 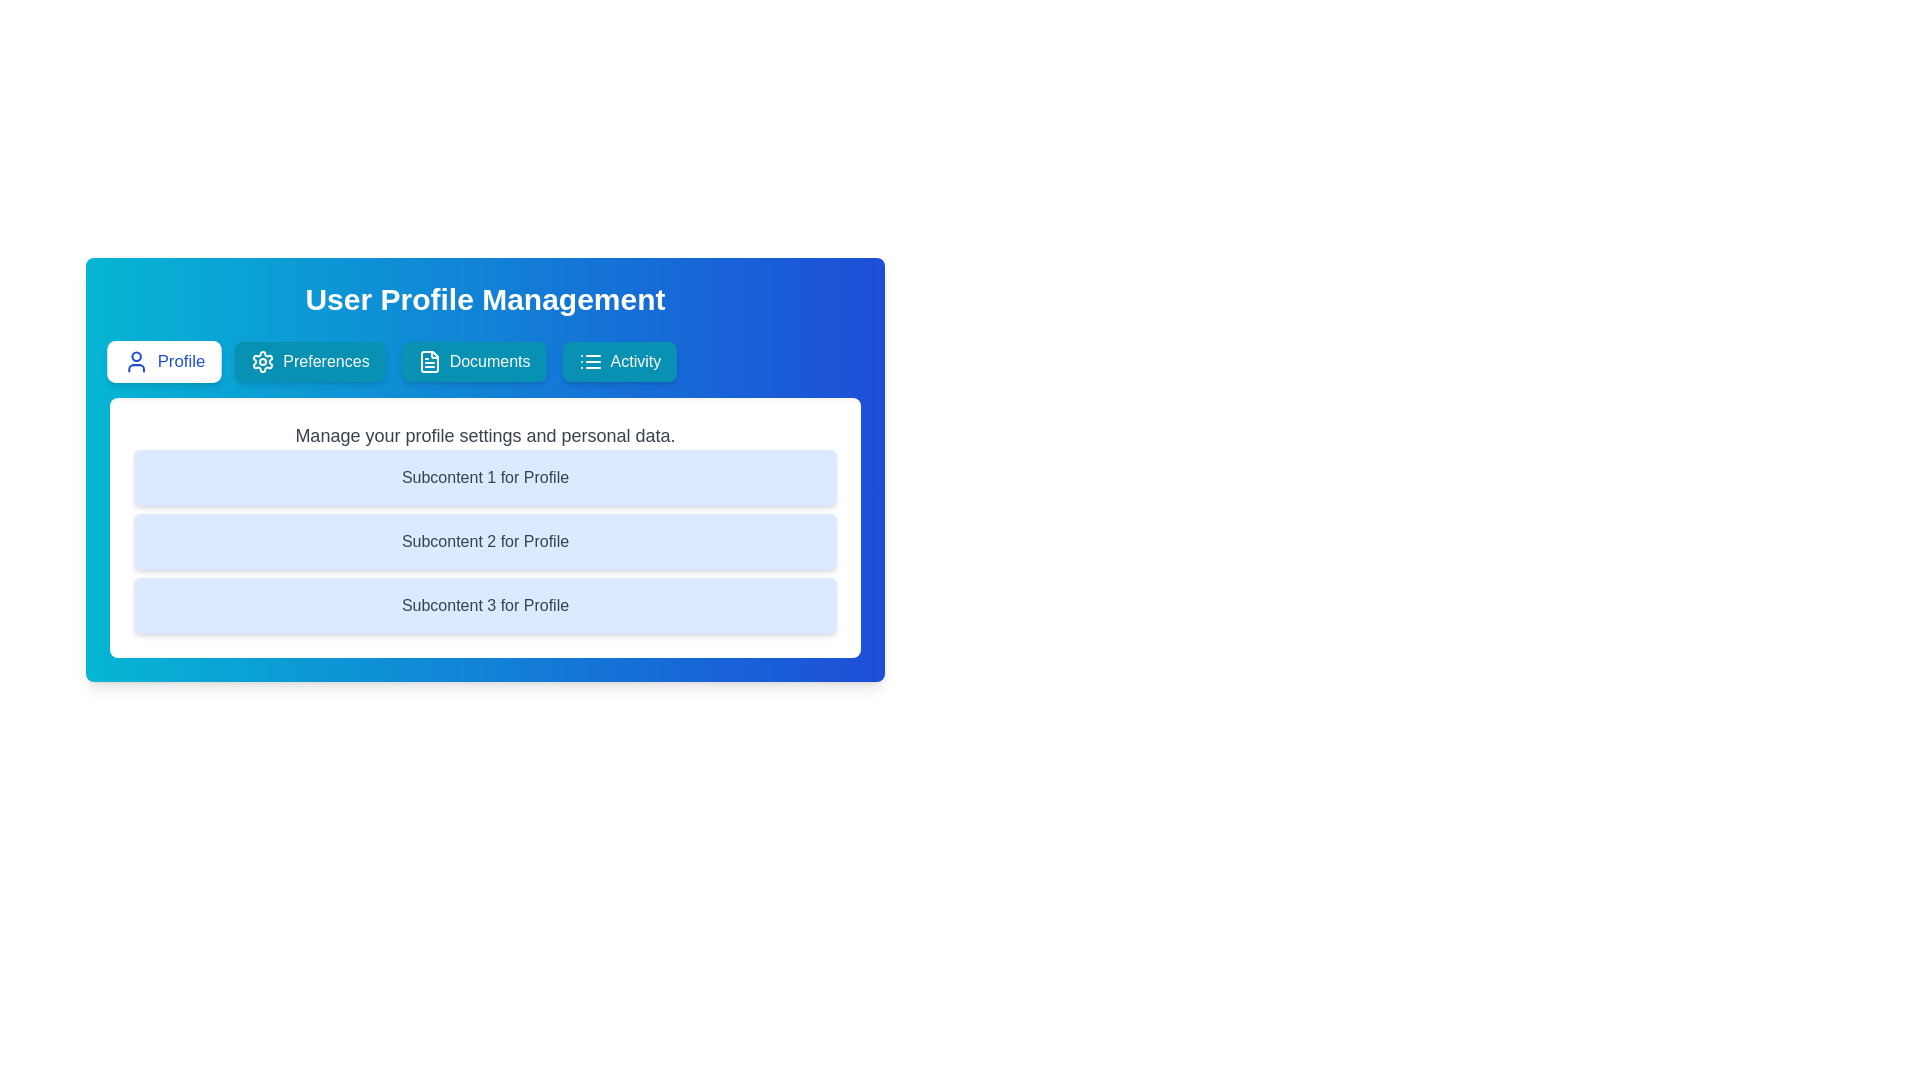 I want to click on the 'Preferences' button containing the gear icon, so click(x=262, y=362).